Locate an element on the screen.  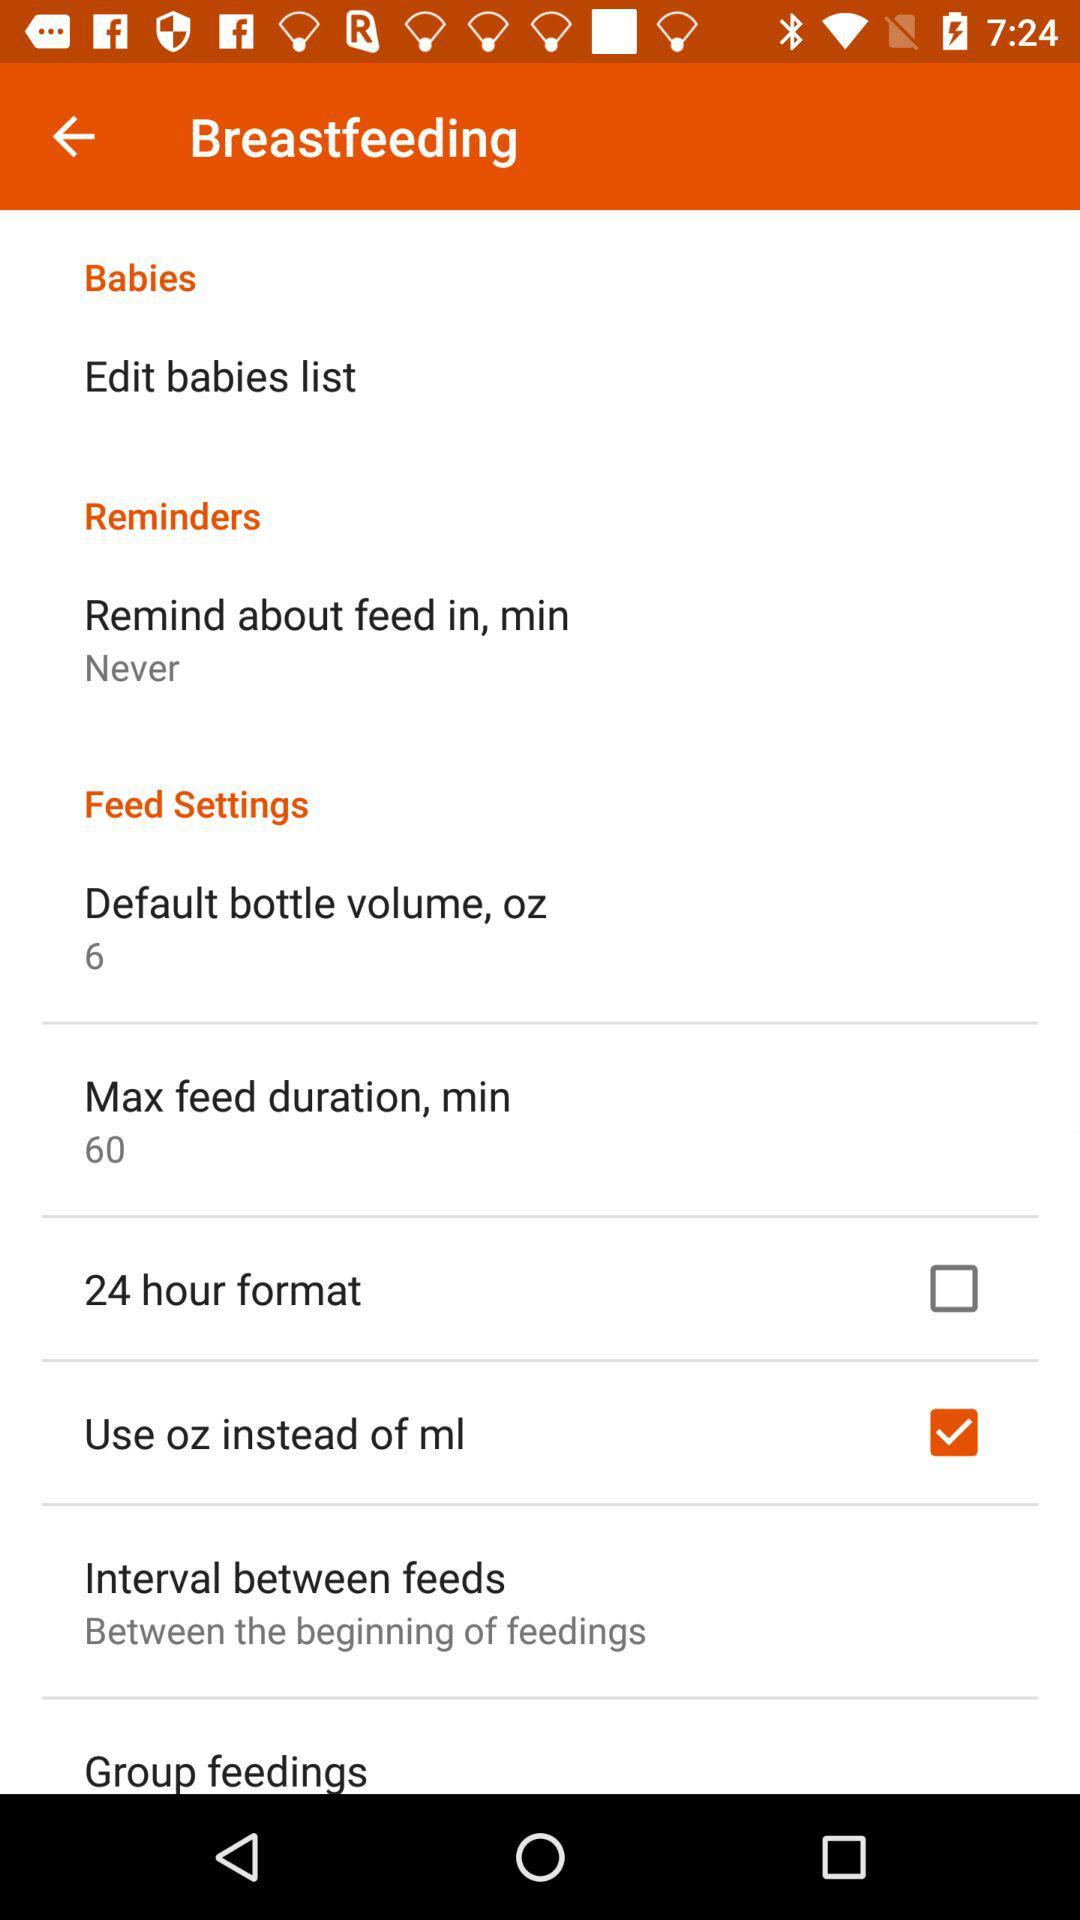
max feed duration is located at coordinates (297, 1093).